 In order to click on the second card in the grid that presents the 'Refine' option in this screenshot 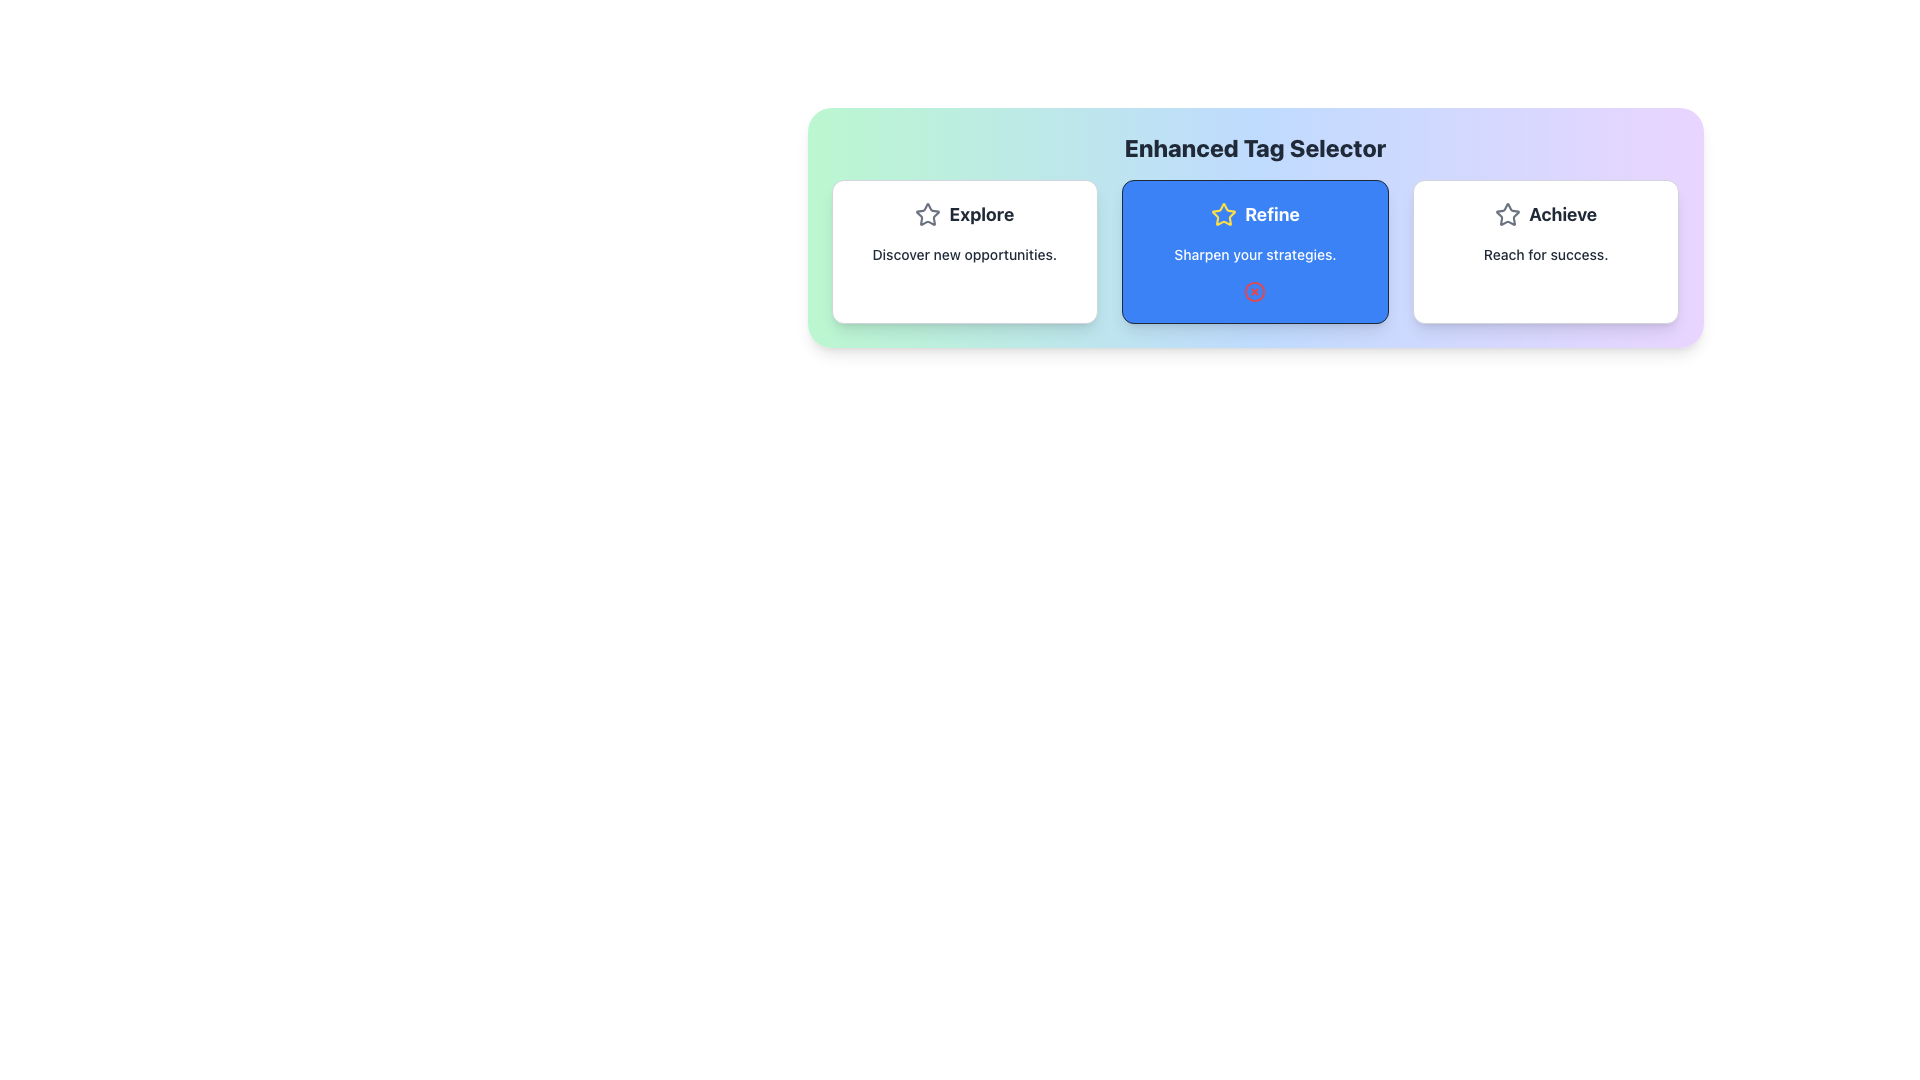, I will do `click(1254, 250)`.